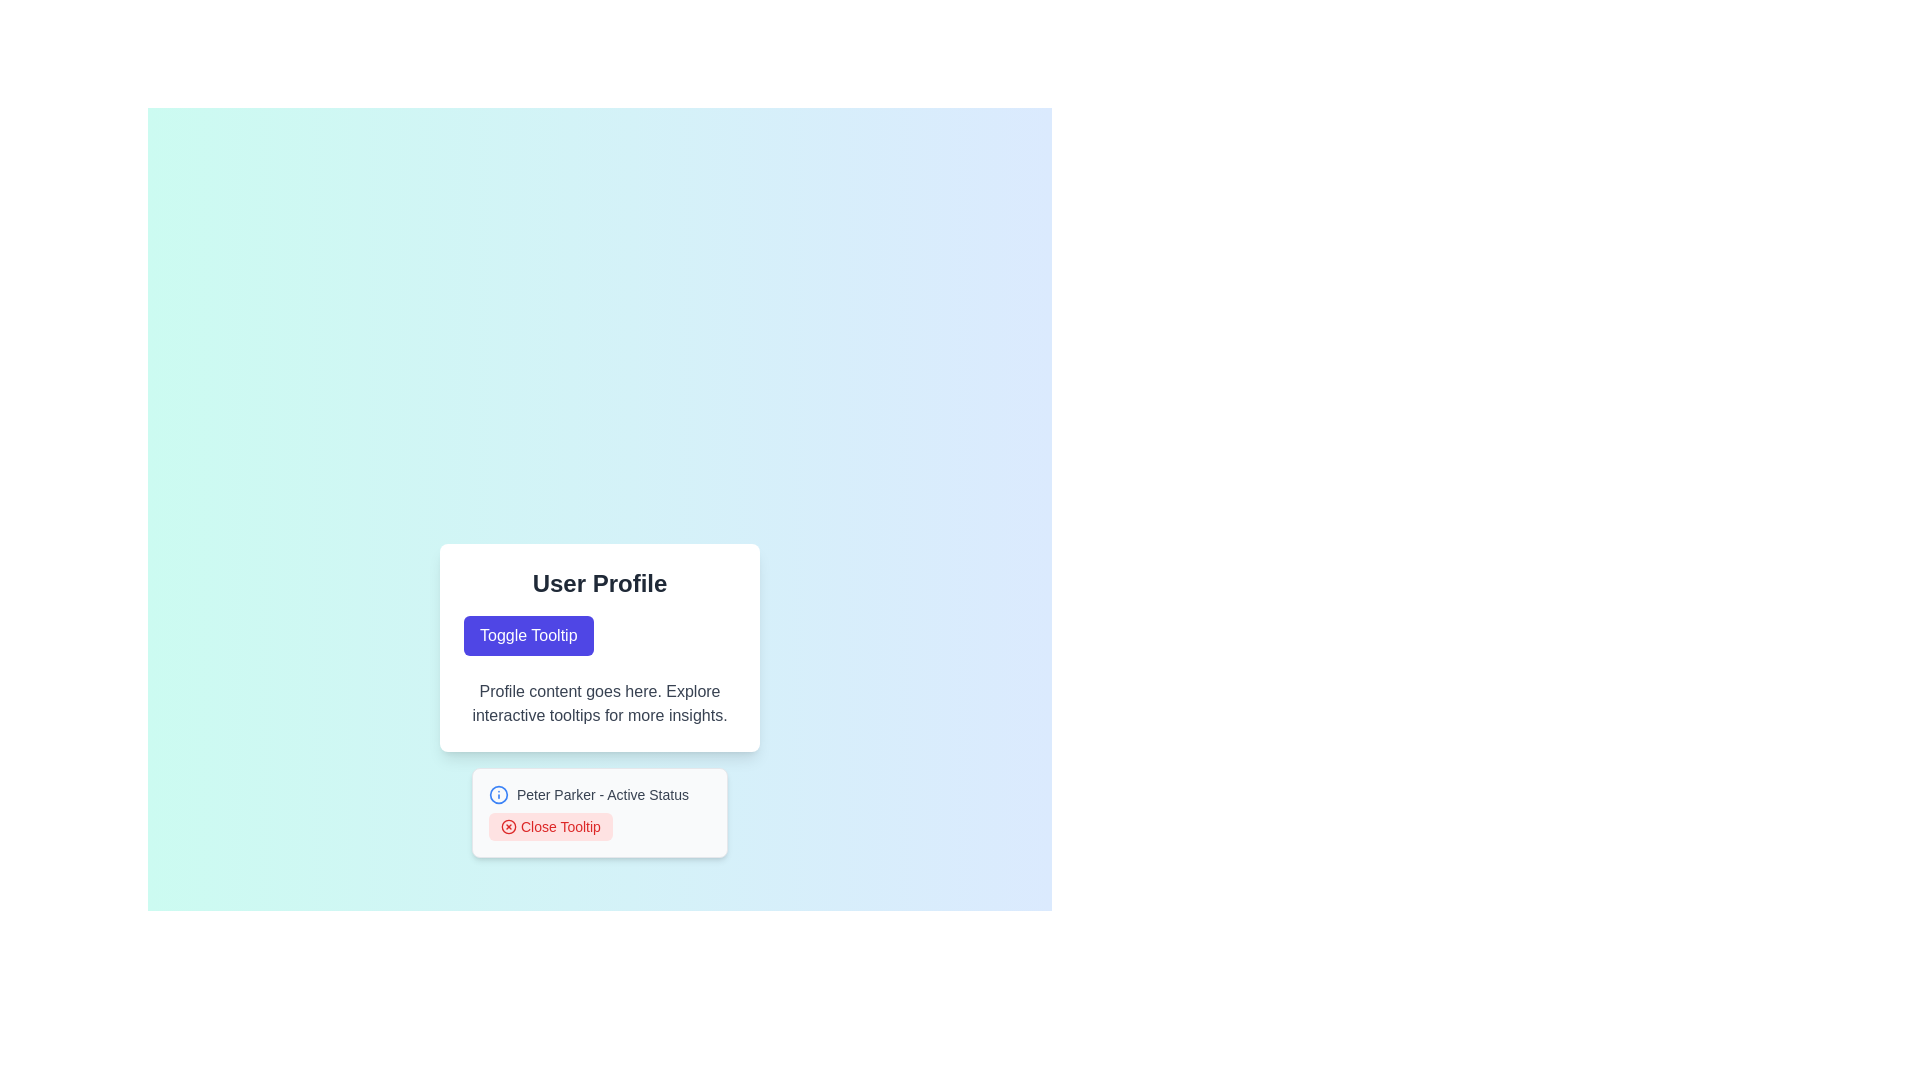 This screenshot has width=1920, height=1080. Describe the element at coordinates (508, 826) in the screenshot. I see `the close icon, which is a circular button with an 'X' in the center` at that location.